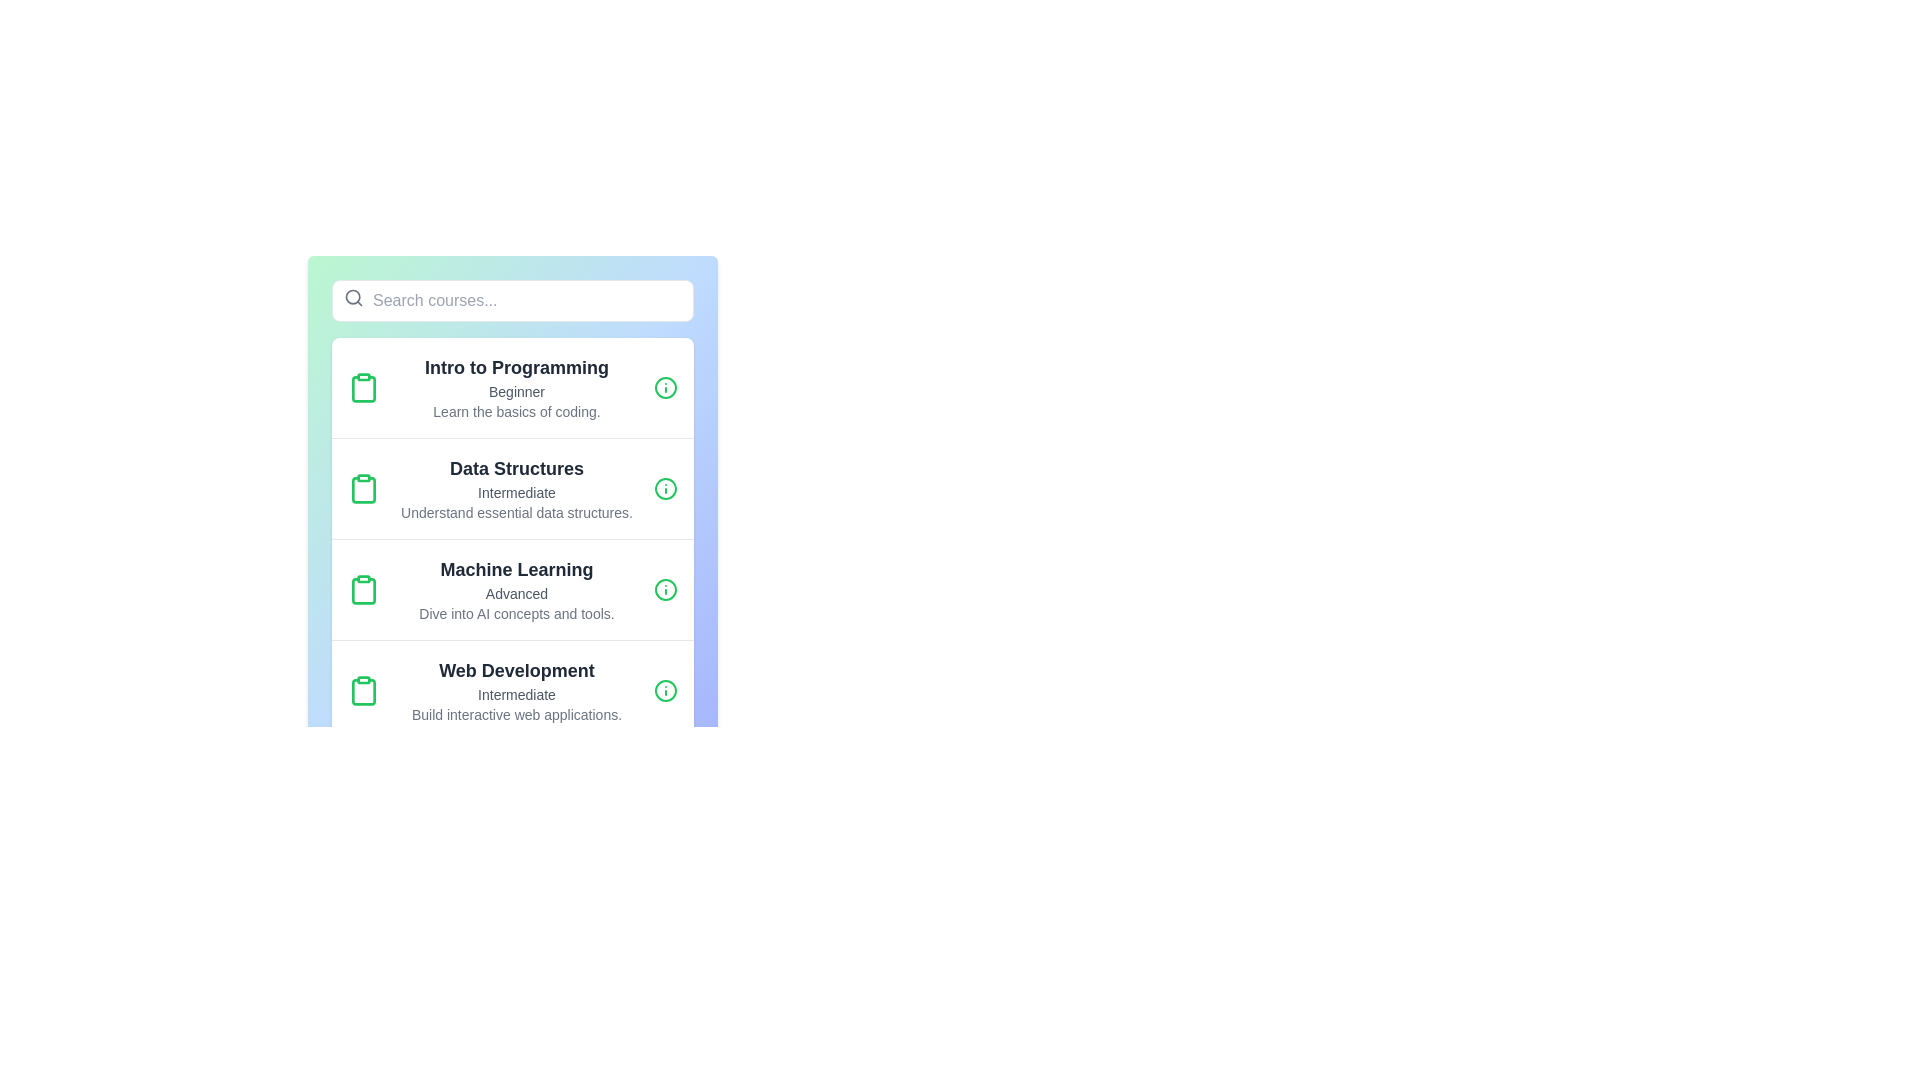 Image resolution: width=1920 pixels, height=1080 pixels. What do you see at coordinates (513, 488) in the screenshot?
I see `the interactive course selection item for 'Data Structures', which is the second item in a vertical list of modules` at bounding box center [513, 488].